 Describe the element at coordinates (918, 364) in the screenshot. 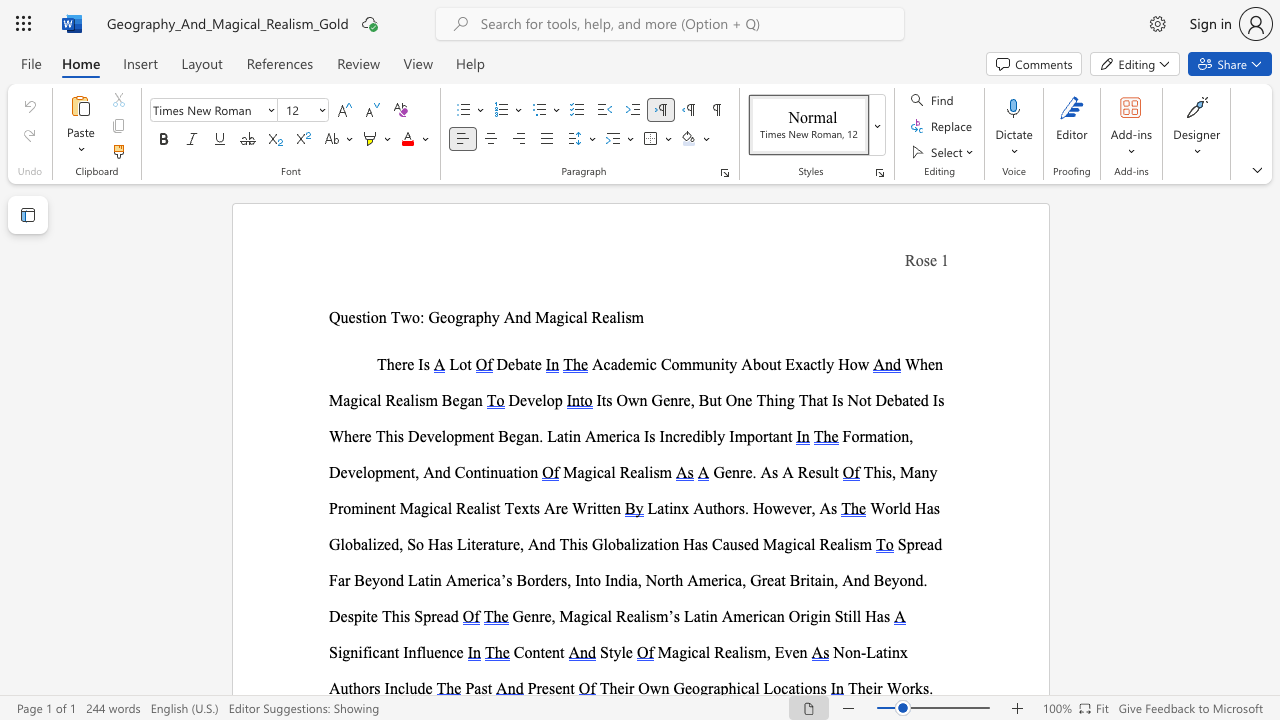

I see `the subset text "hen Magical Real" within the text "When Magical Realism Began"` at that location.